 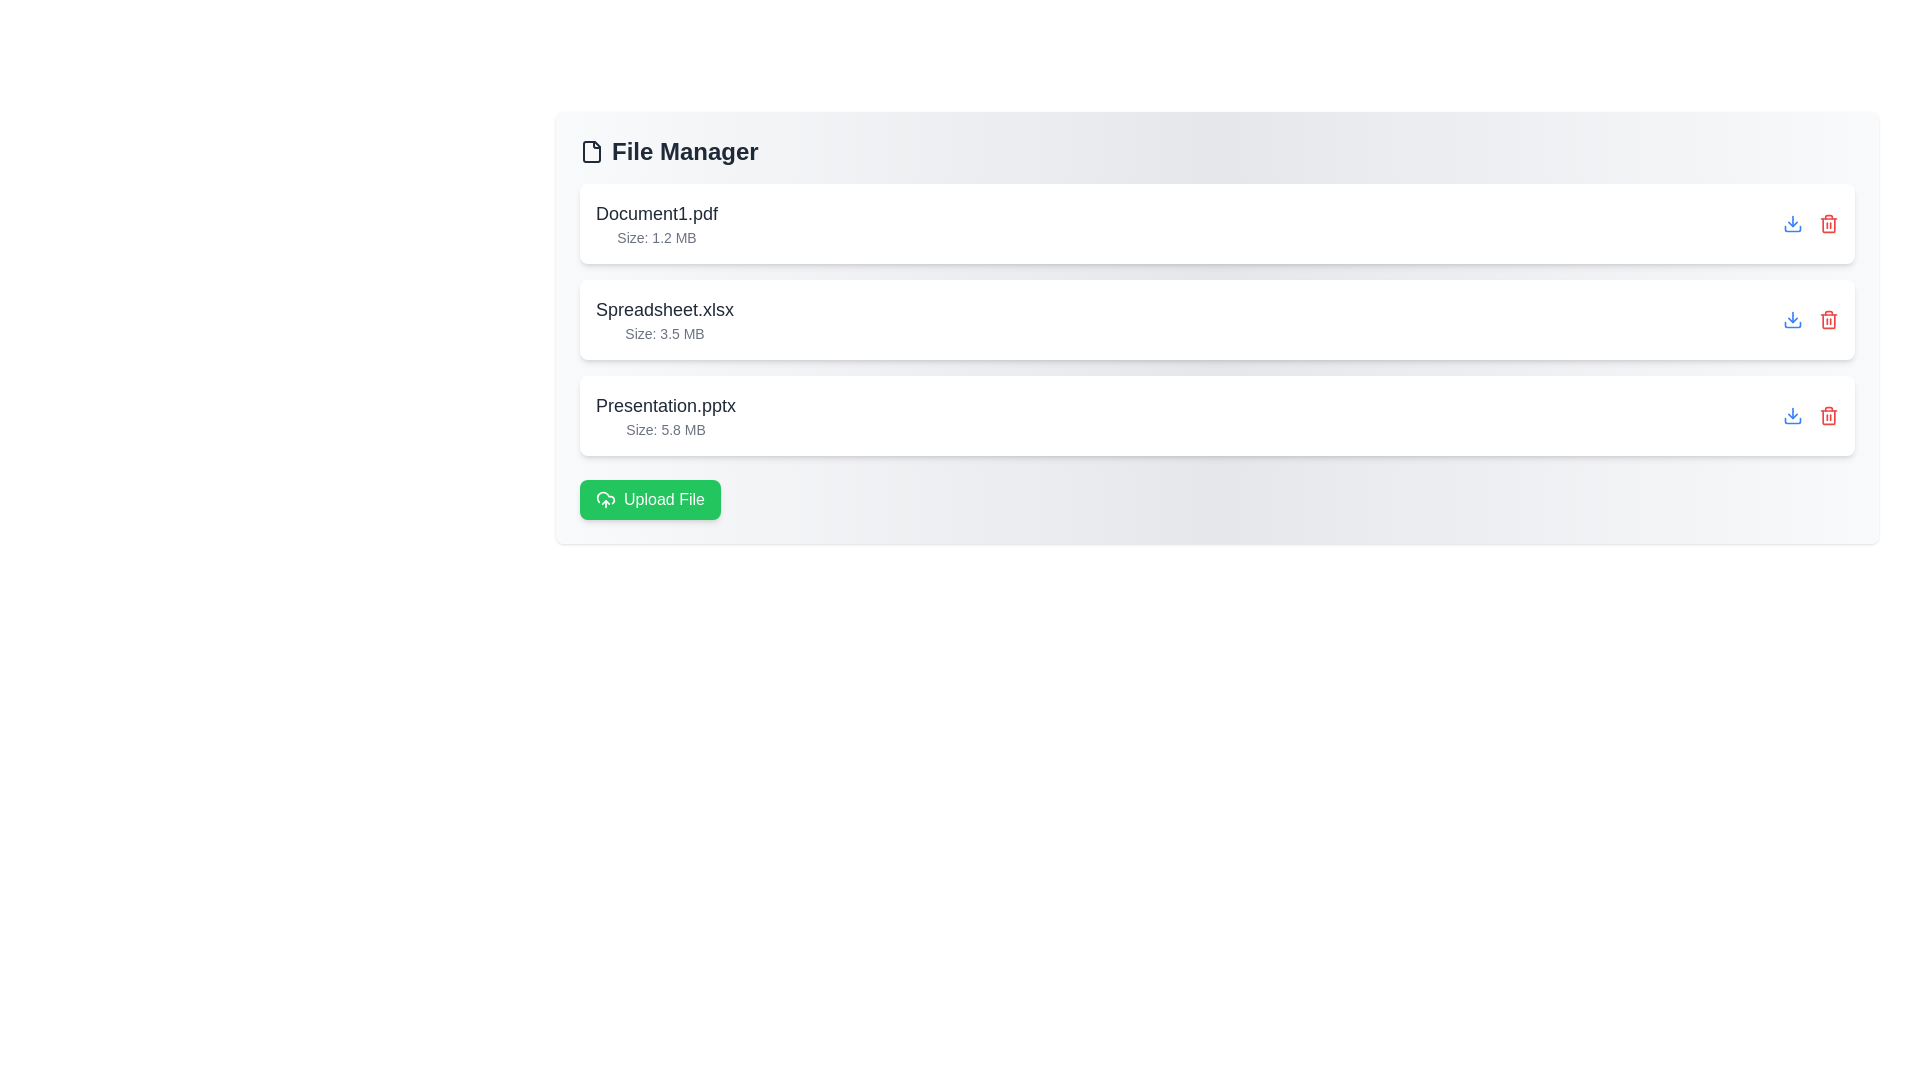 I want to click on download button for the file Document1.pdf, so click(x=1793, y=223).